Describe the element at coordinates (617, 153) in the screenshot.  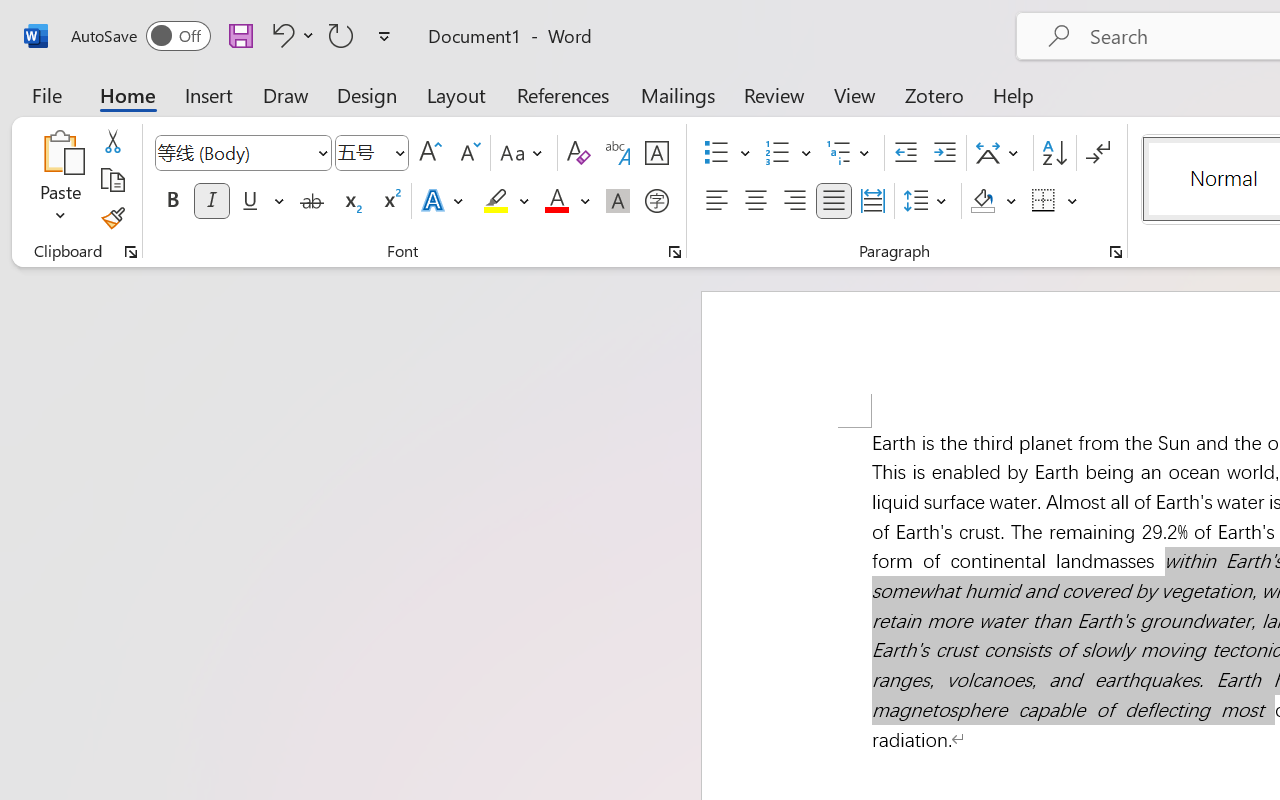
I see `'Phonetic Guide...'` at that location.